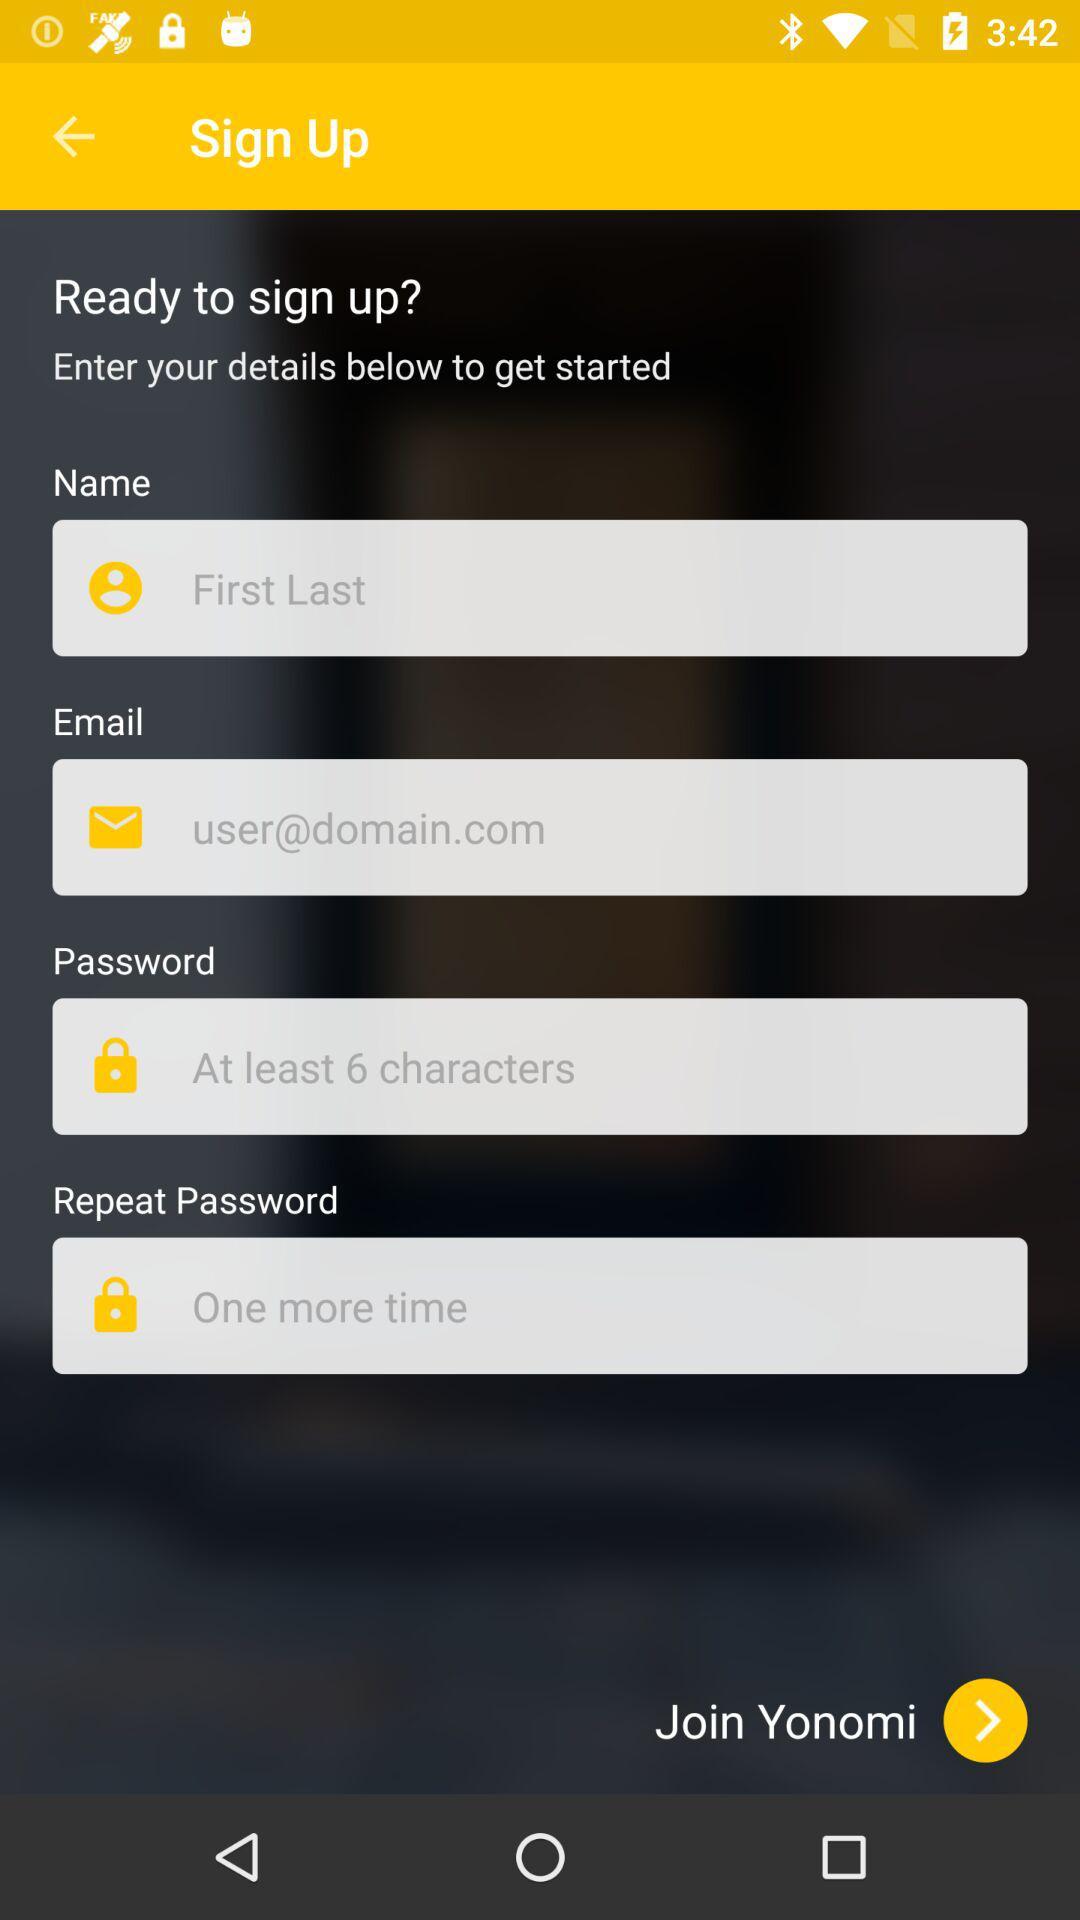  Describe the element at coordinates (984, 1719) in the screenshot. I see `the arrow_forward icon` at that location.